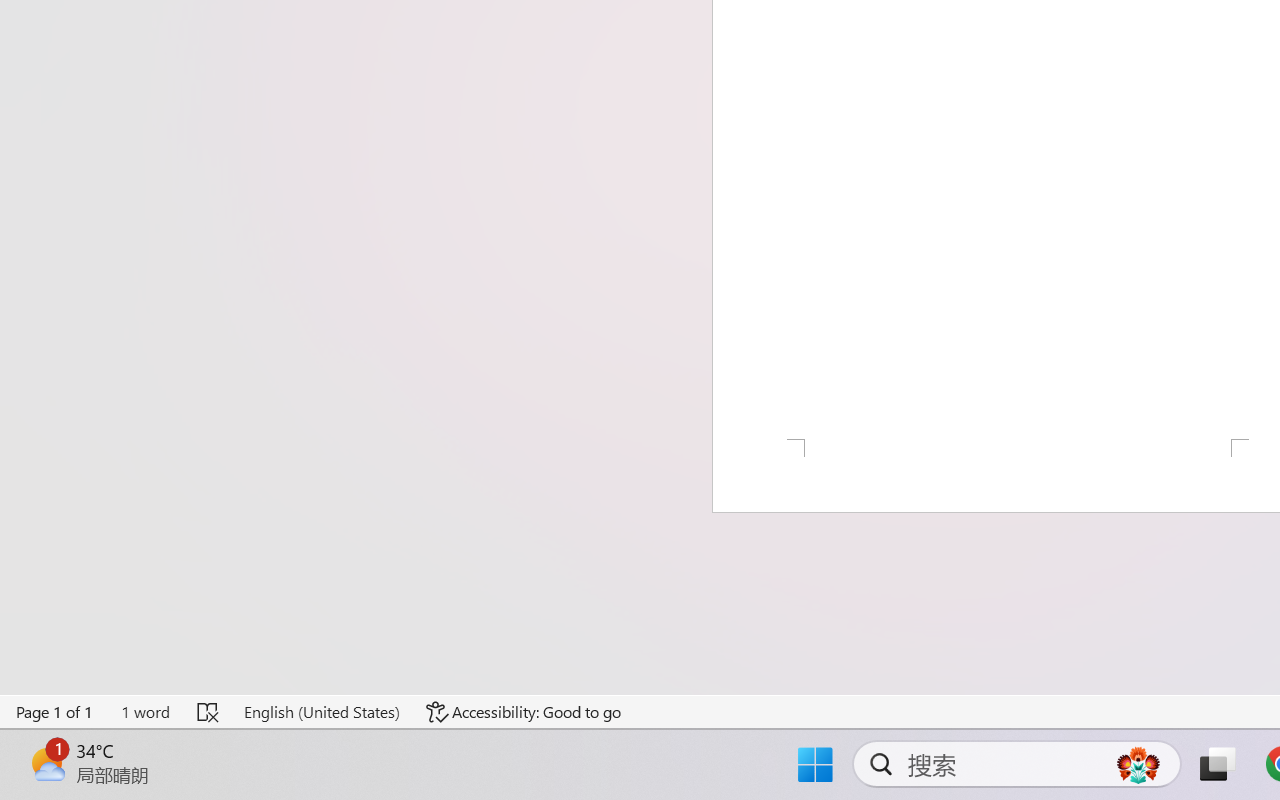 Image resolution: width=1280 pixels, height=800 pixels. I want to click on 'Spelling and Grammar Check Errors', so click(209, 711).